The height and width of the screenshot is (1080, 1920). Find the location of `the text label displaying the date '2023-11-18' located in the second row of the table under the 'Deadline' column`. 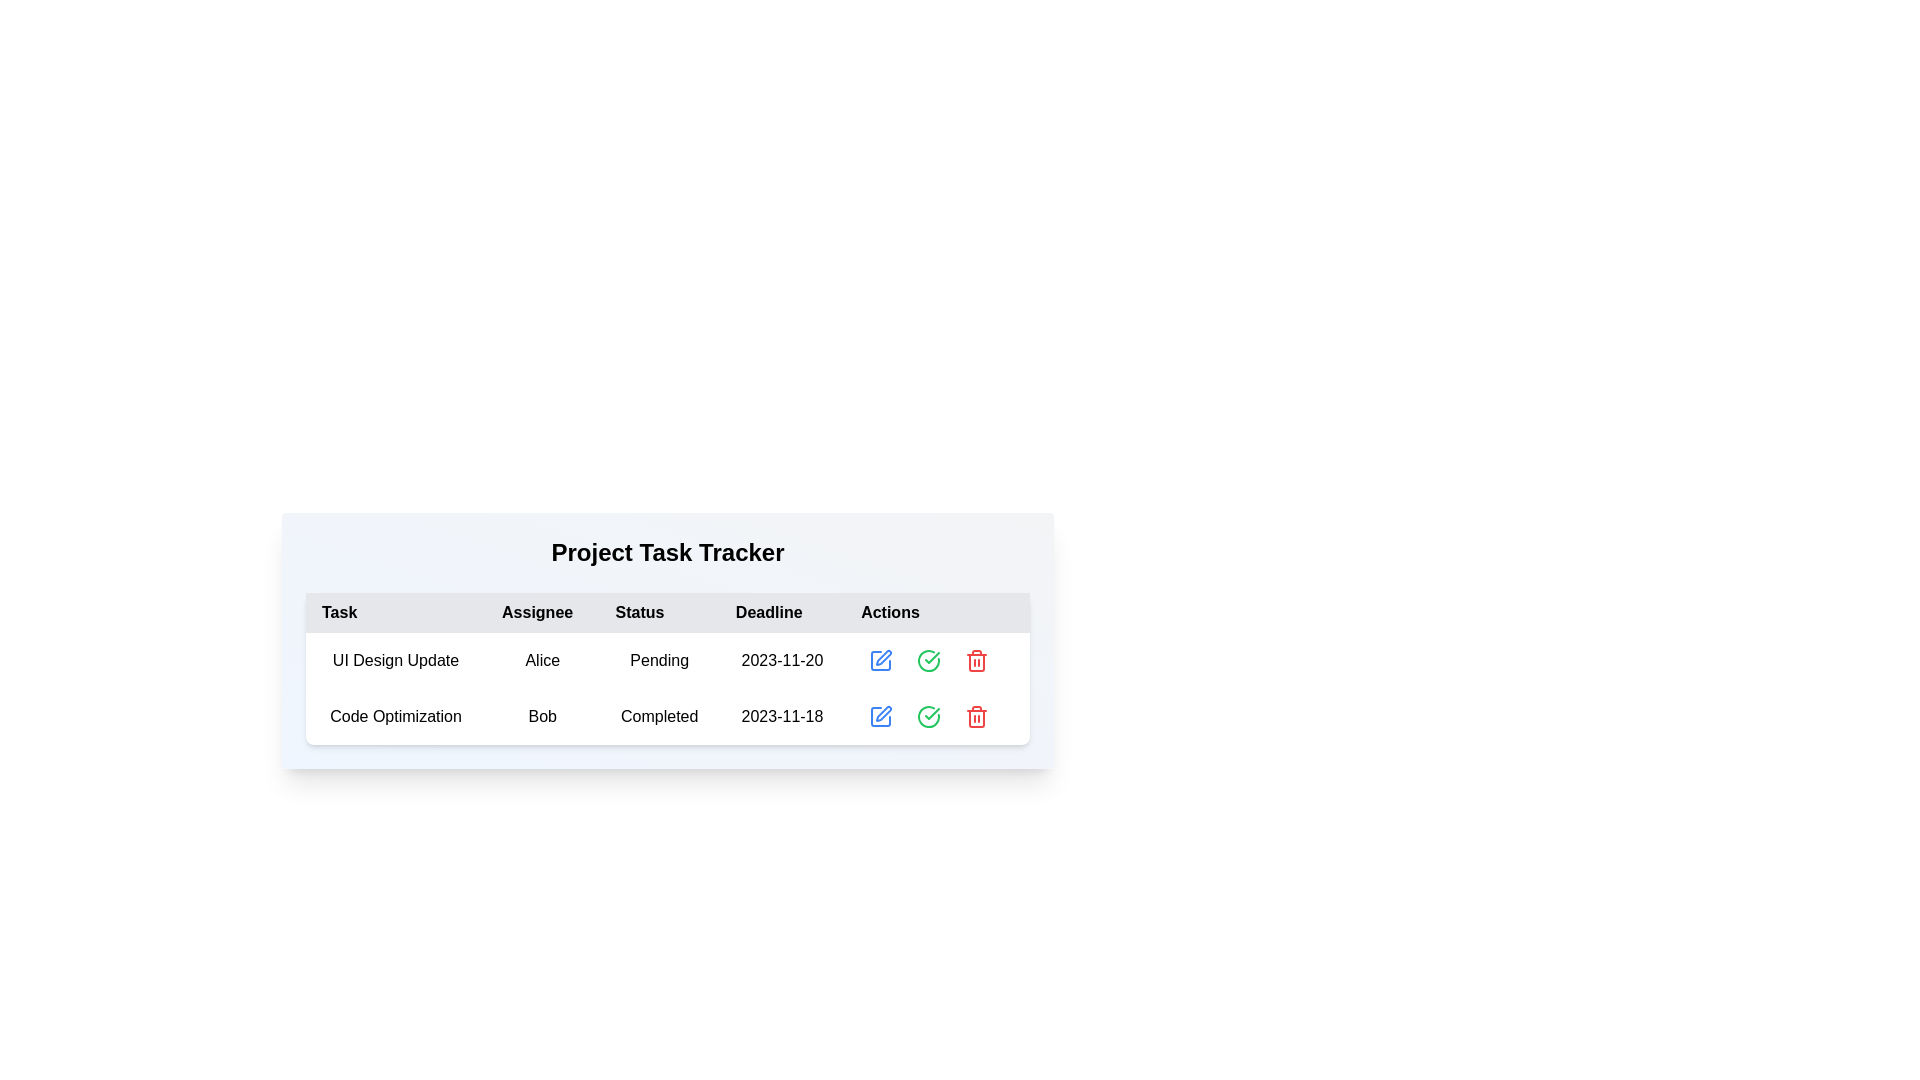

the text label displaying the date '2023-11-18' located in the second row of the table under the 'Deadline' column is located at coordinates (781, 716).